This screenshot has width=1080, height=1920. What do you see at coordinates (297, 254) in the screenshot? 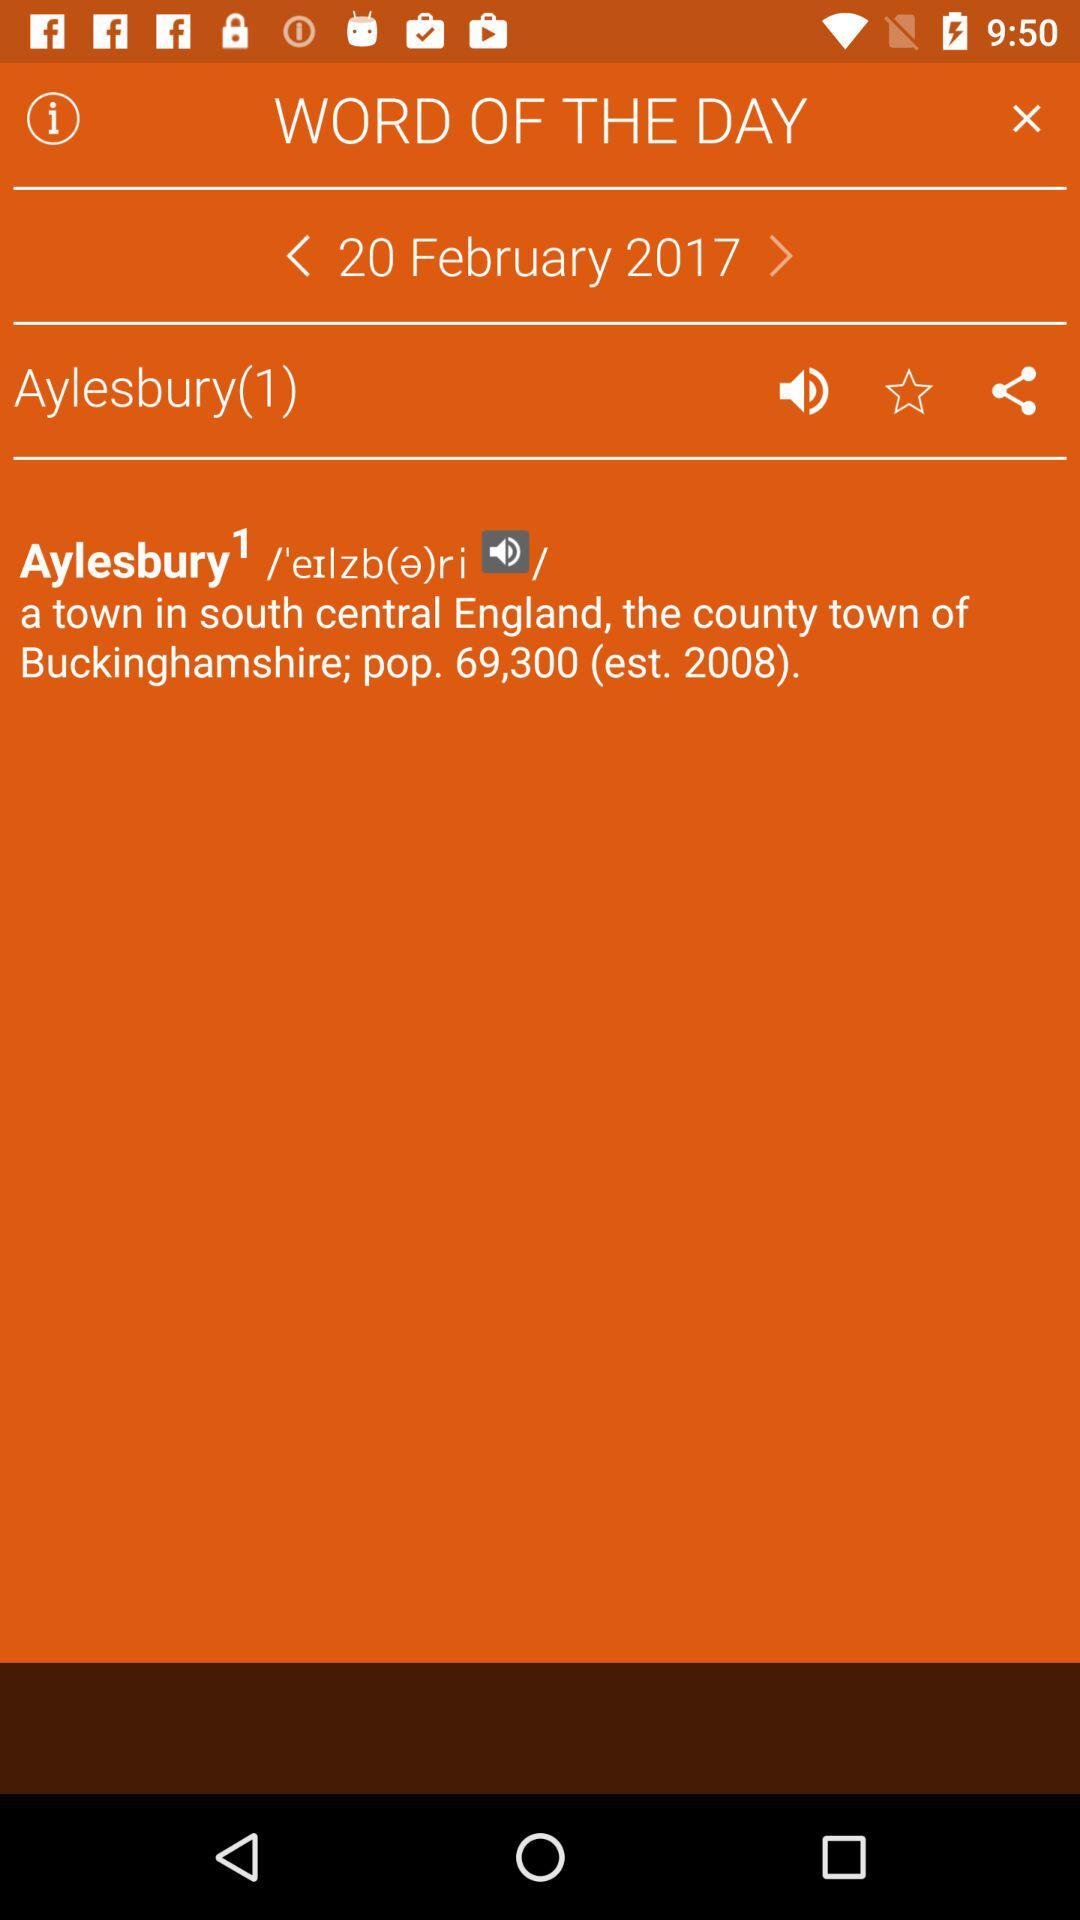
I see `app next to 20 february 2017 item` at bounding box center [297, 254].